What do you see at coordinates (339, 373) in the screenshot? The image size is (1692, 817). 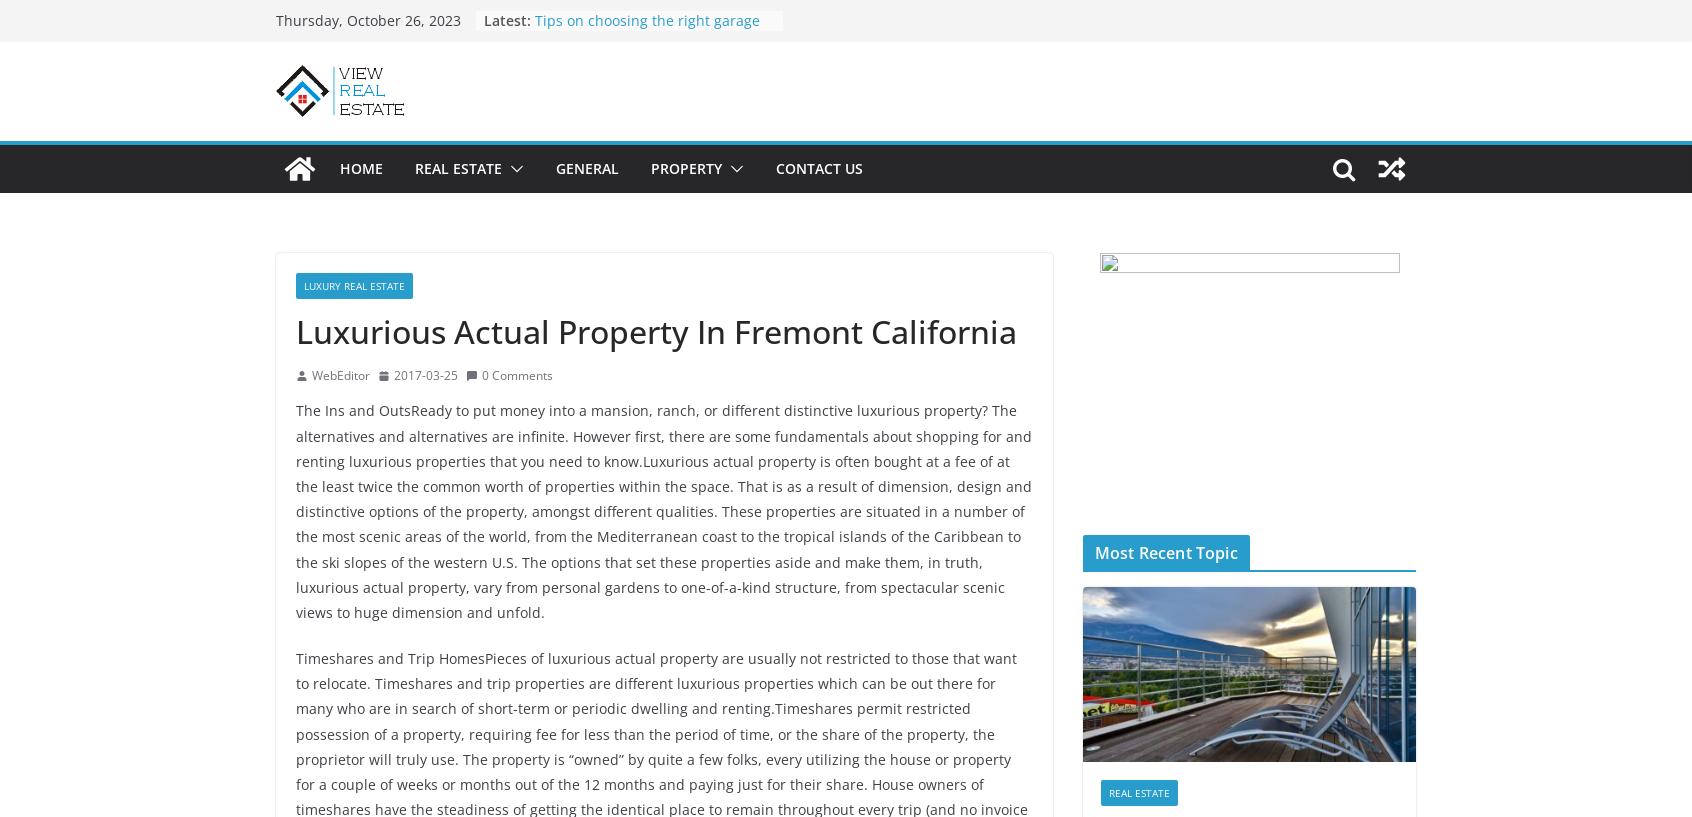 I see `'WebEditor'` at bounding box center [339, 373].